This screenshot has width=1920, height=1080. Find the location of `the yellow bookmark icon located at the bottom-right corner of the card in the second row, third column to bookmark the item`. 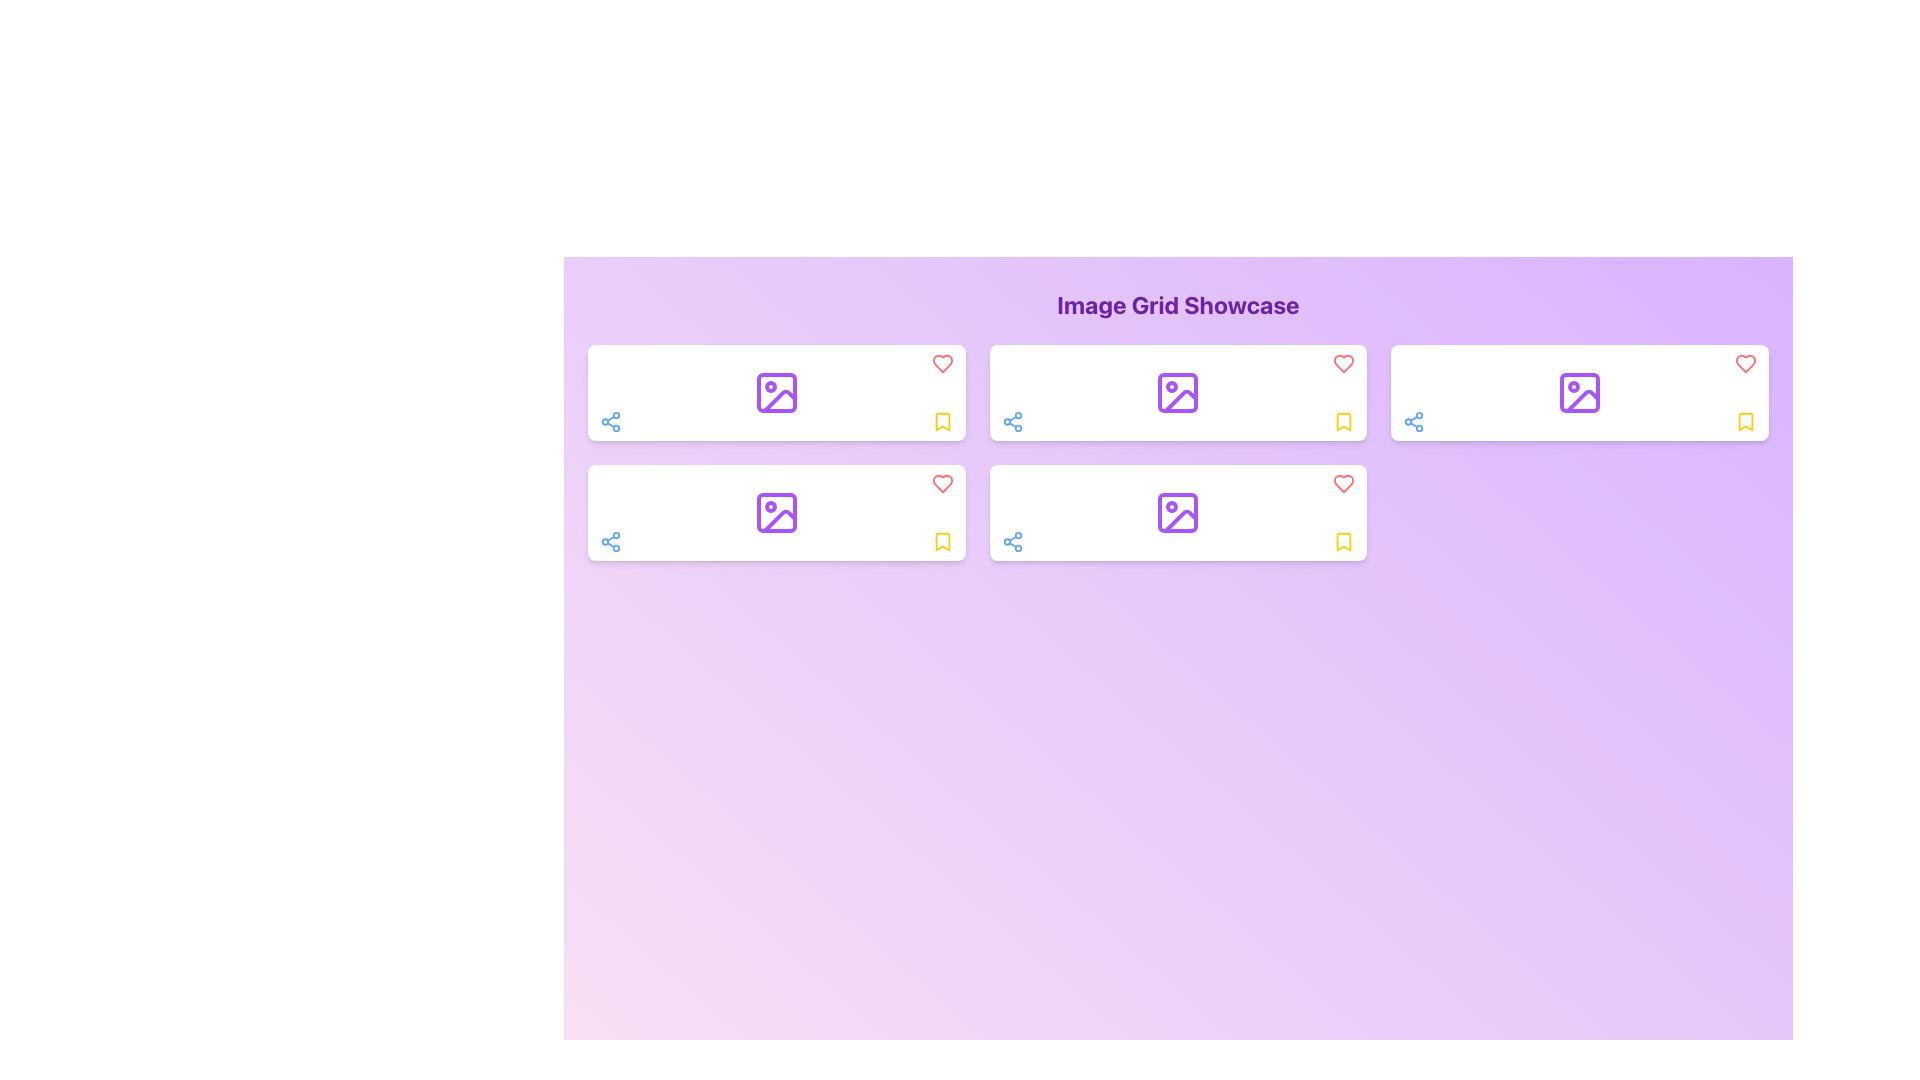

the yellow bookmark icon located at the bottom-right corner of the card in the second row, third column to bookmark the item is located at coordinates (941, 542).